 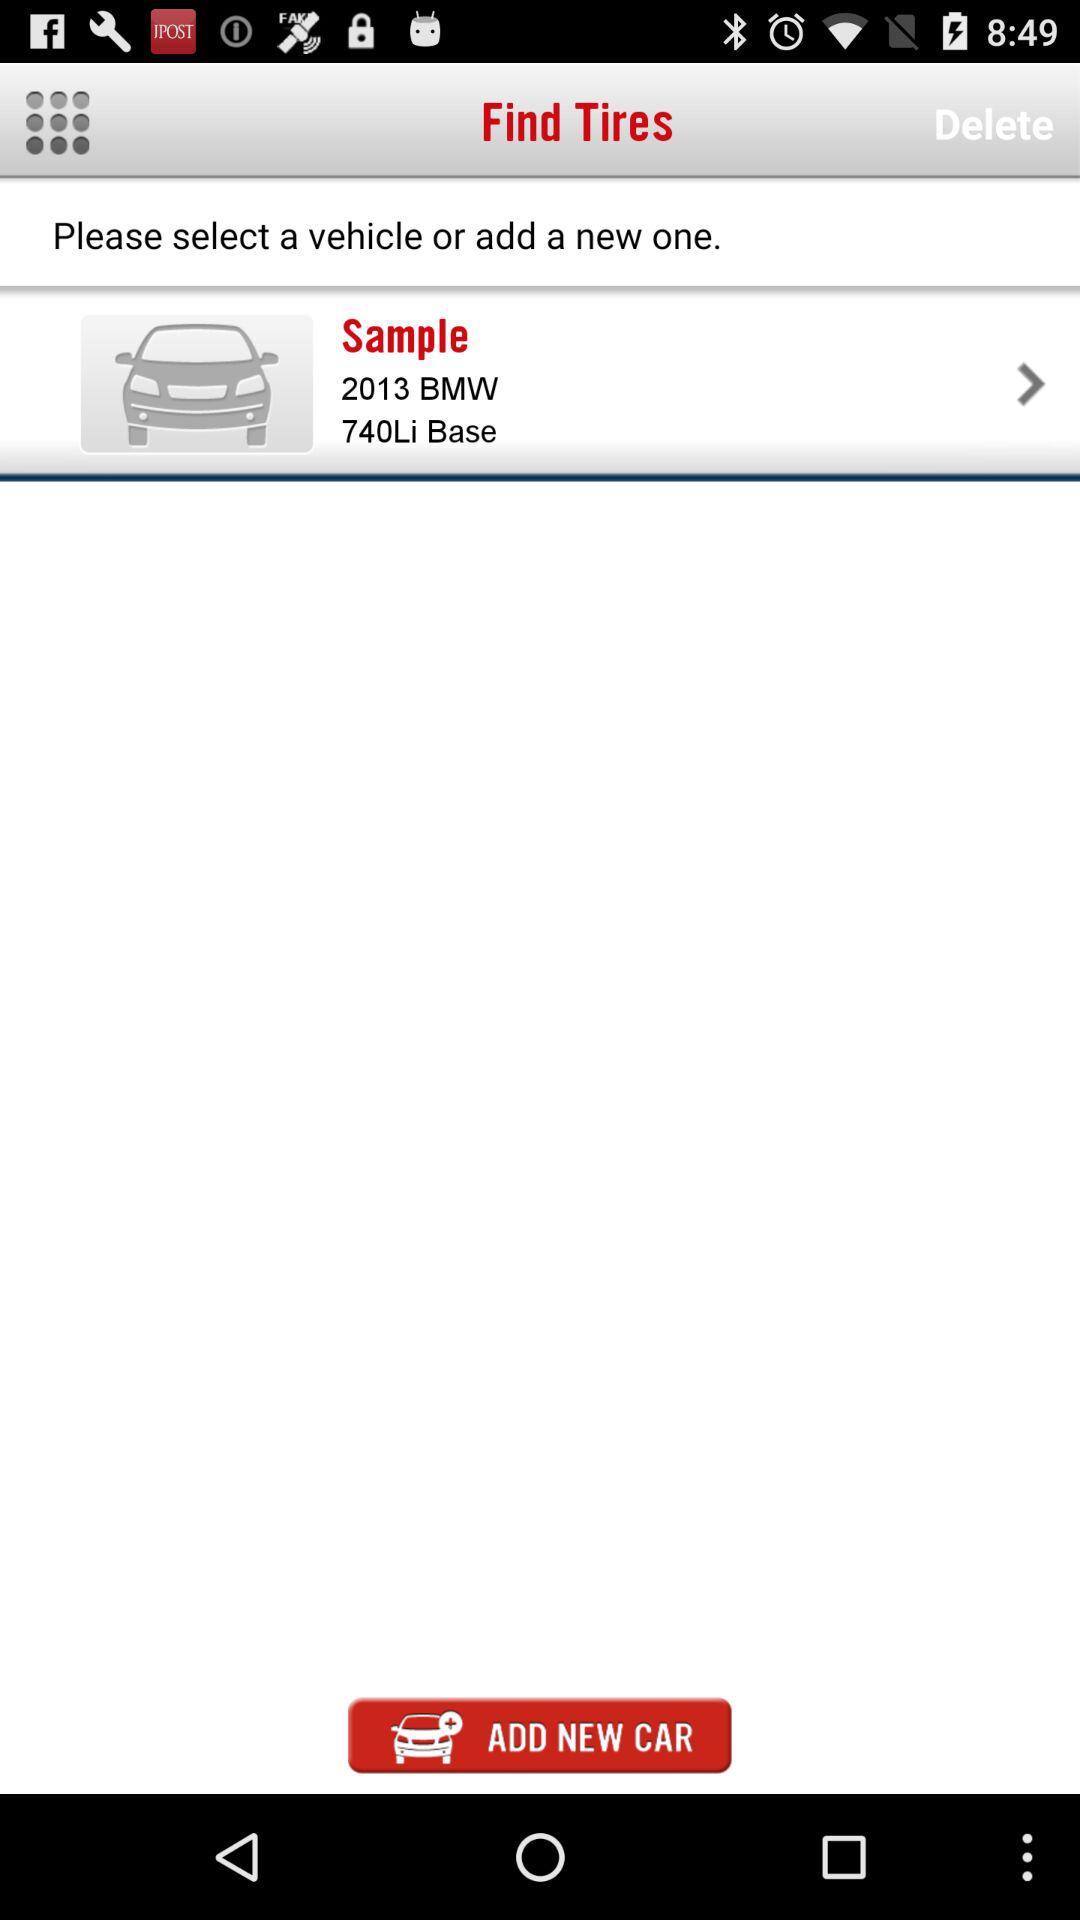 What do you see at coordinates (540, 1734) in the screenshot?
I see `new car option` at bounding box center [540, 1734].